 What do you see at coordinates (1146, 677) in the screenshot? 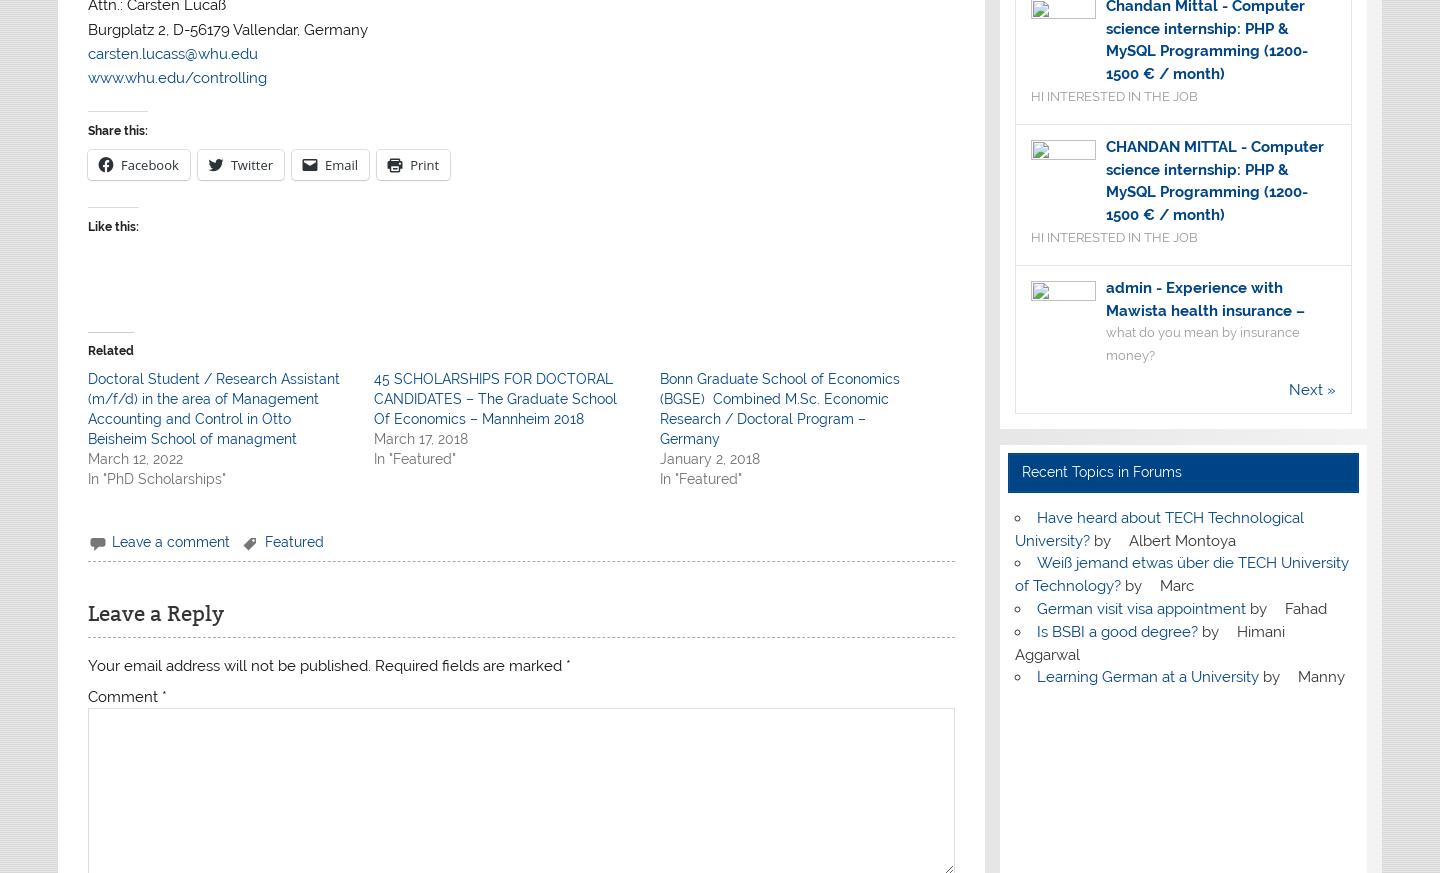
I see `'Learning German at a University'` at bounding box center [1146, 677].